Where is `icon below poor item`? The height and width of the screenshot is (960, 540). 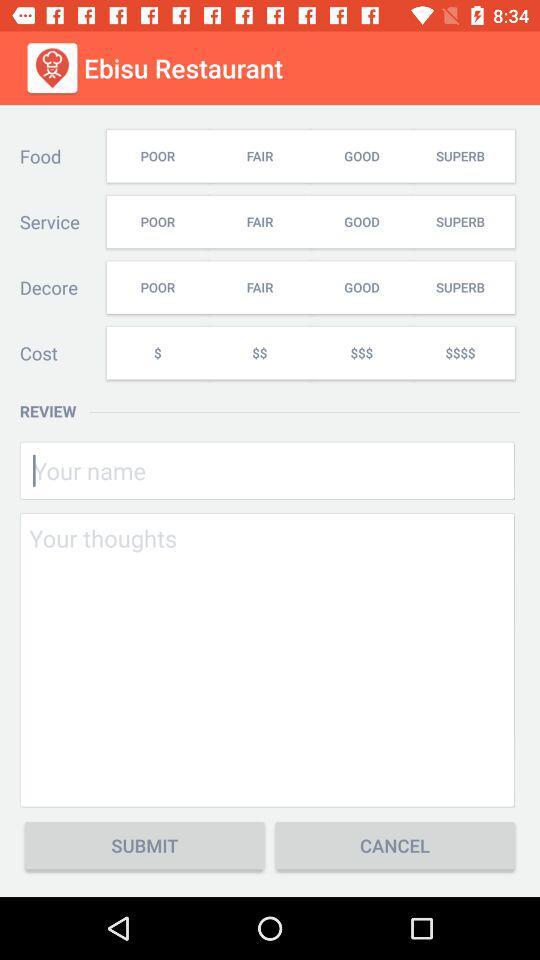
icon below poor item is located at coordinates (156, 353).